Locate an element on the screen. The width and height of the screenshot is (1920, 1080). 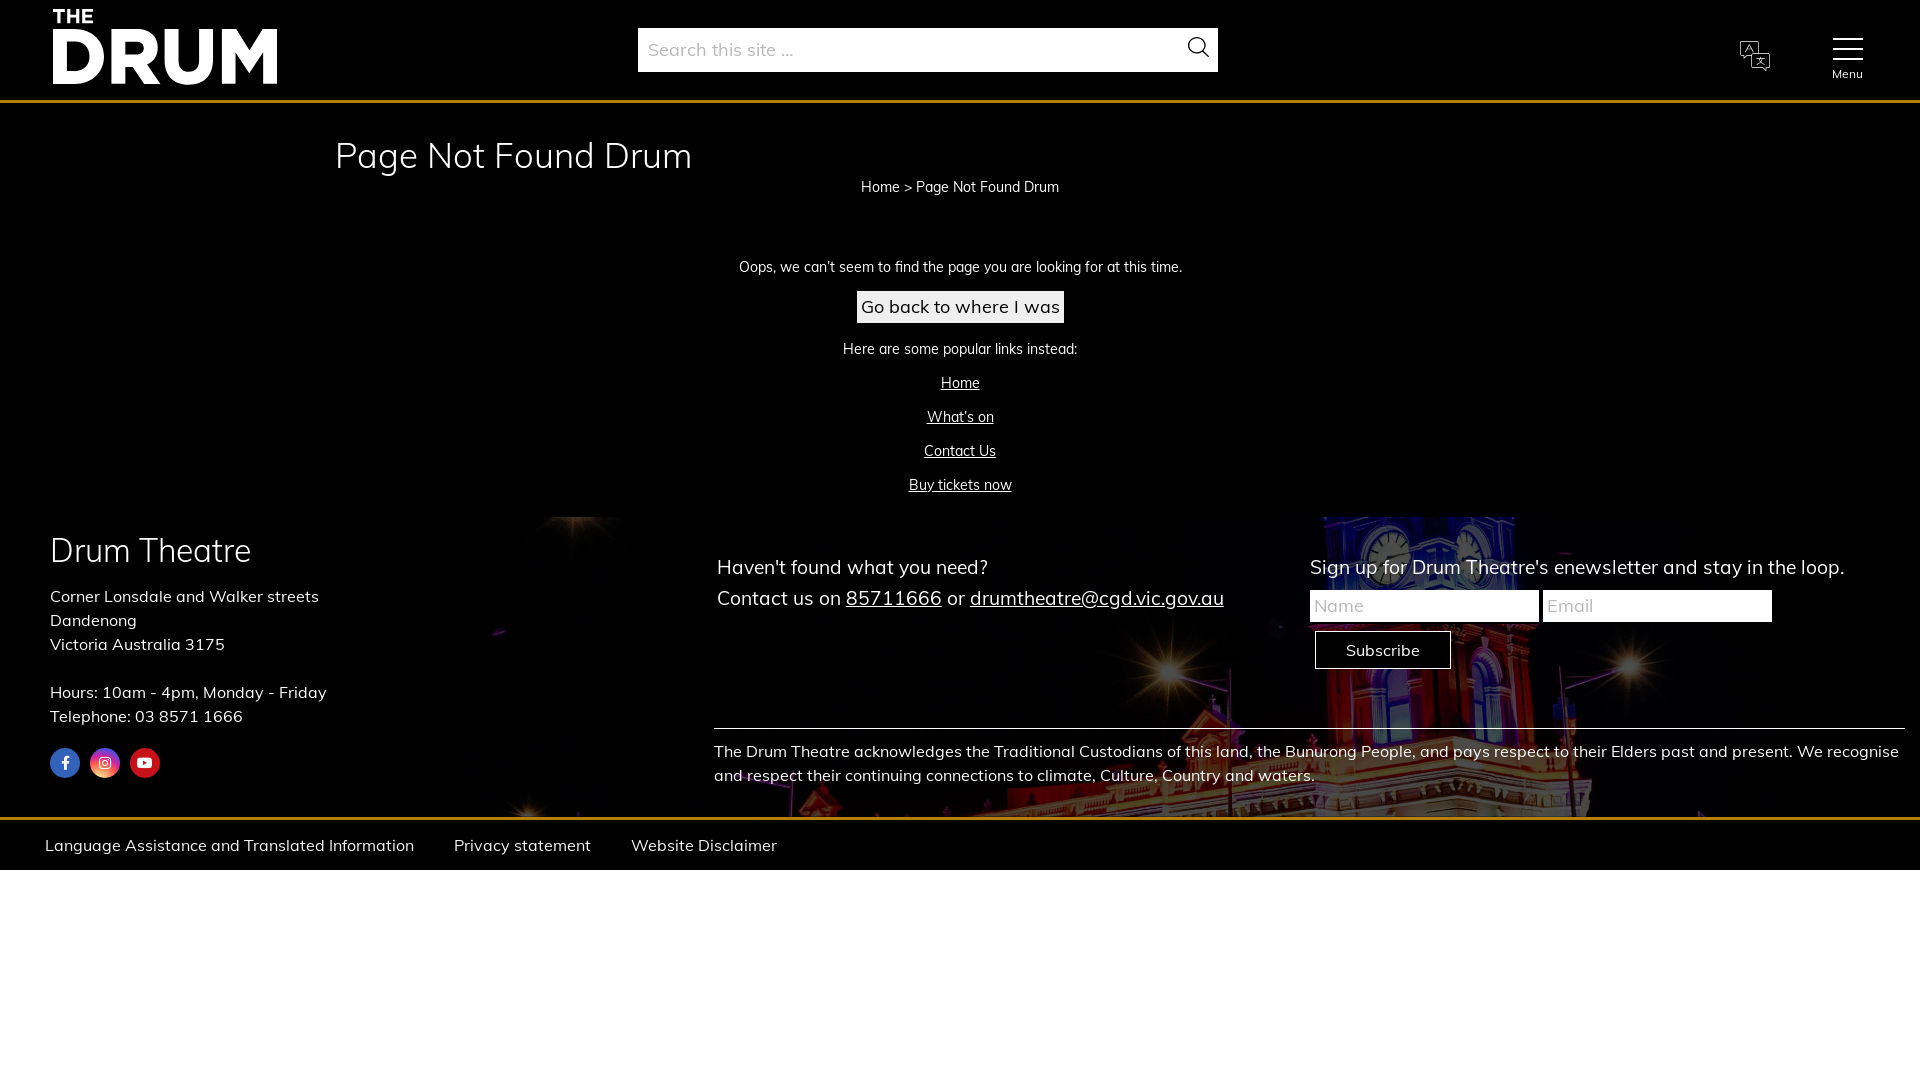
'Go back to where I was' is located at coordinates (958, 307).